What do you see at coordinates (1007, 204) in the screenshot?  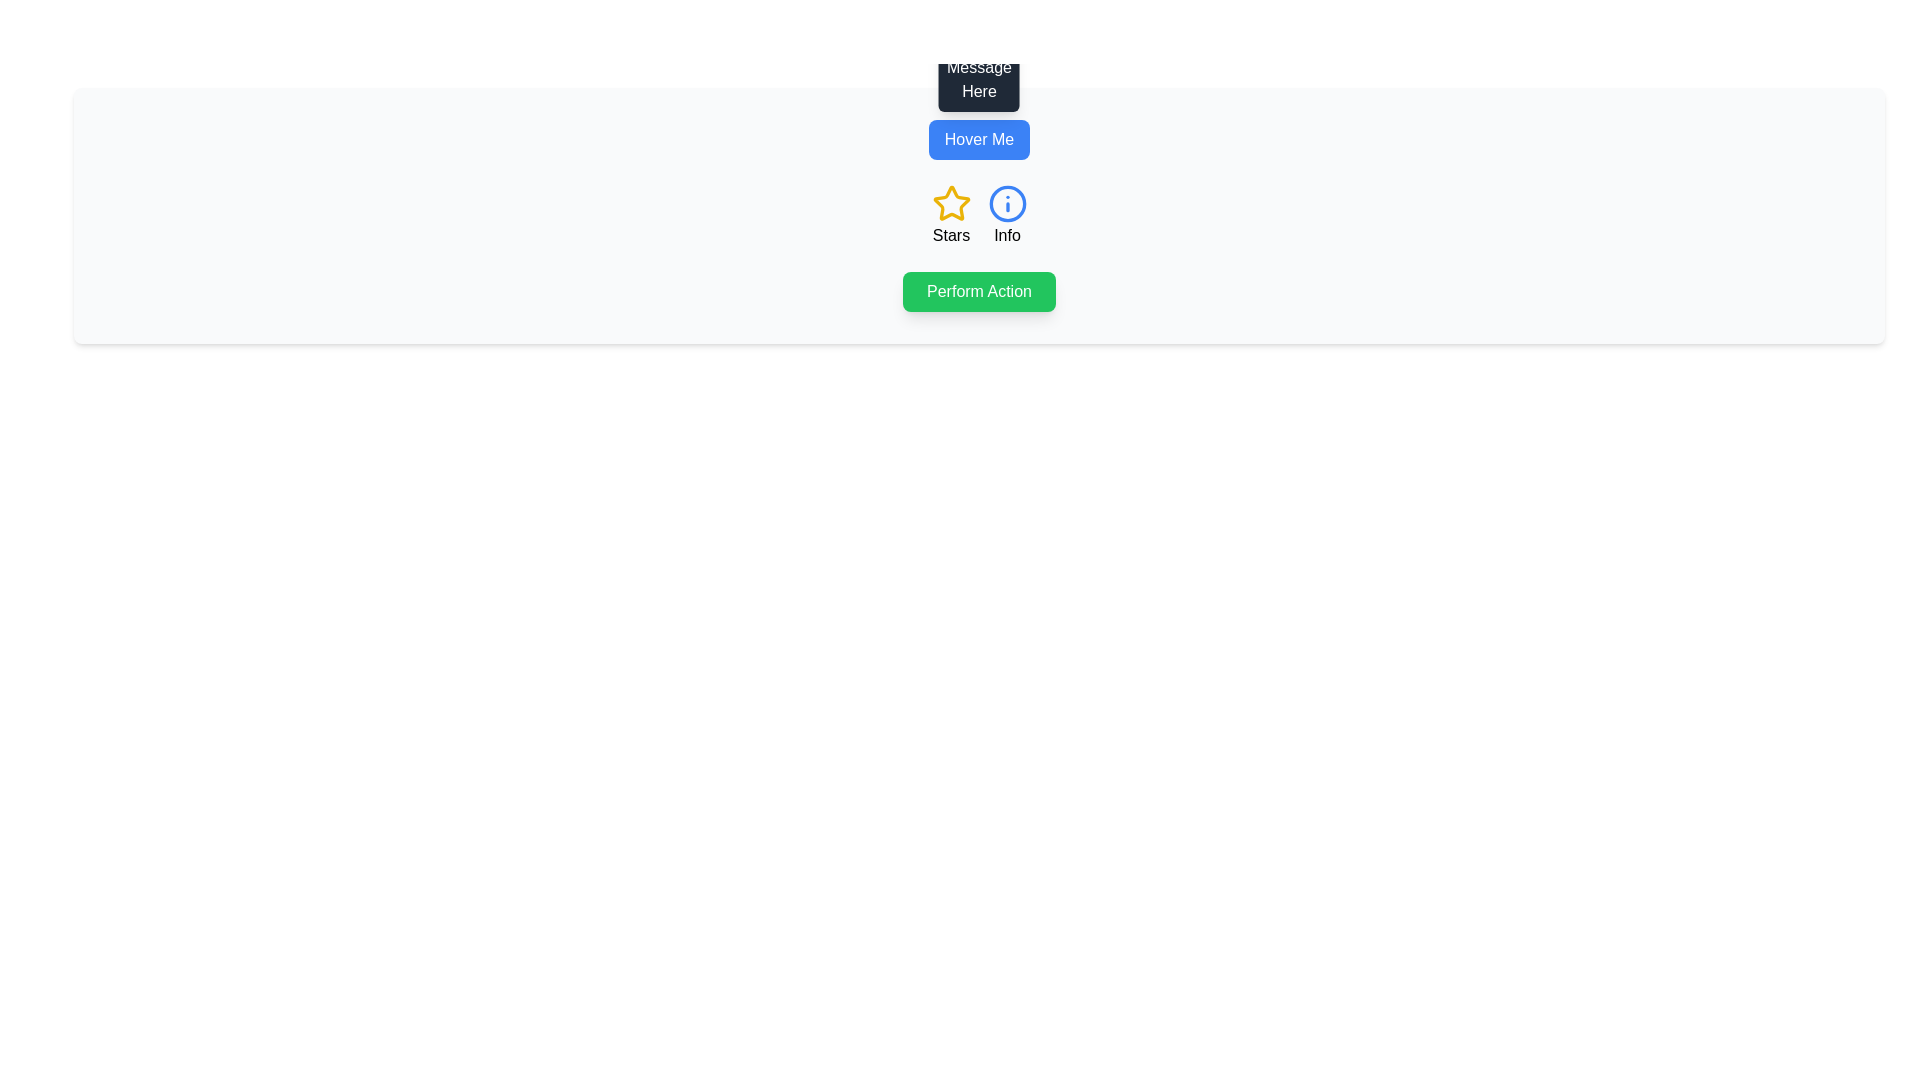 I see `the information icon located to the right of the duo of icons under the text 'Hover Me'` at bounding box center [1007, 204].